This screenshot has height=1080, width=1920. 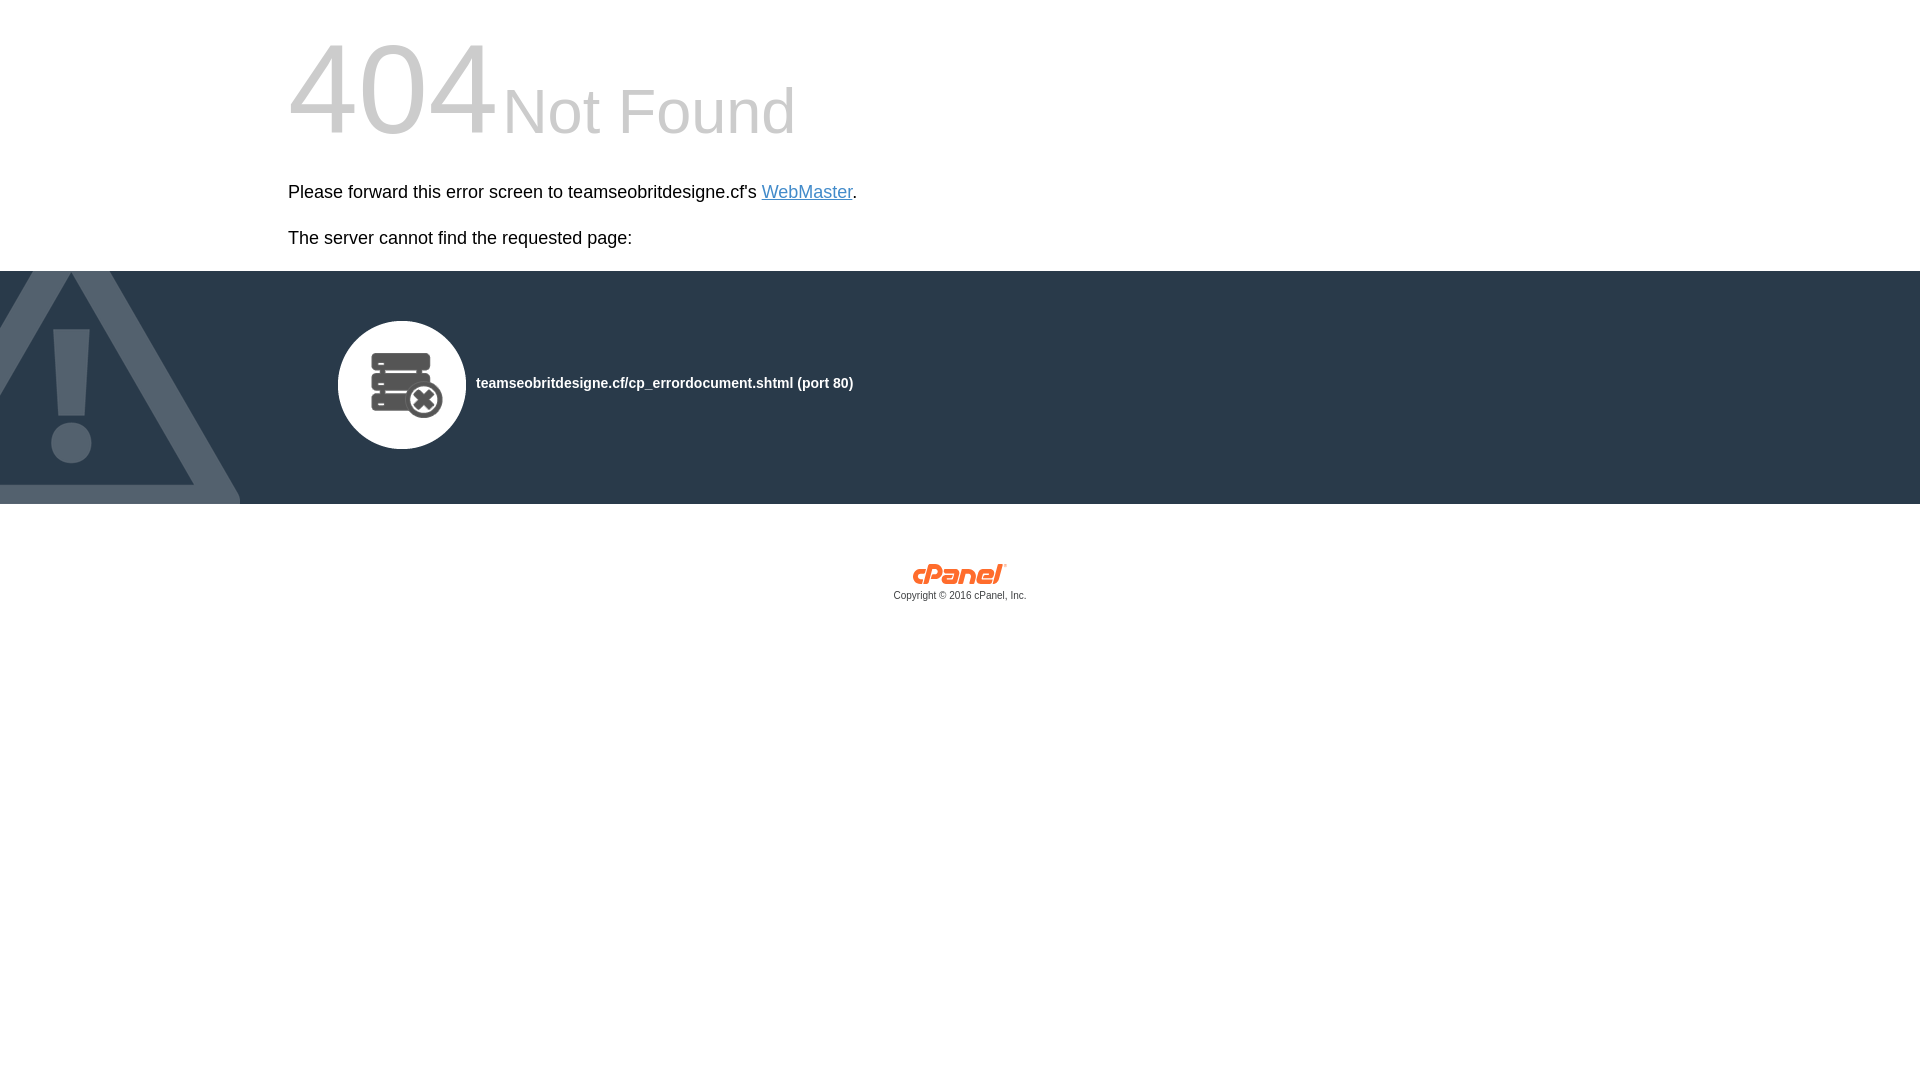 I want to click on 'WebMaster', so click(x=807, y=192).